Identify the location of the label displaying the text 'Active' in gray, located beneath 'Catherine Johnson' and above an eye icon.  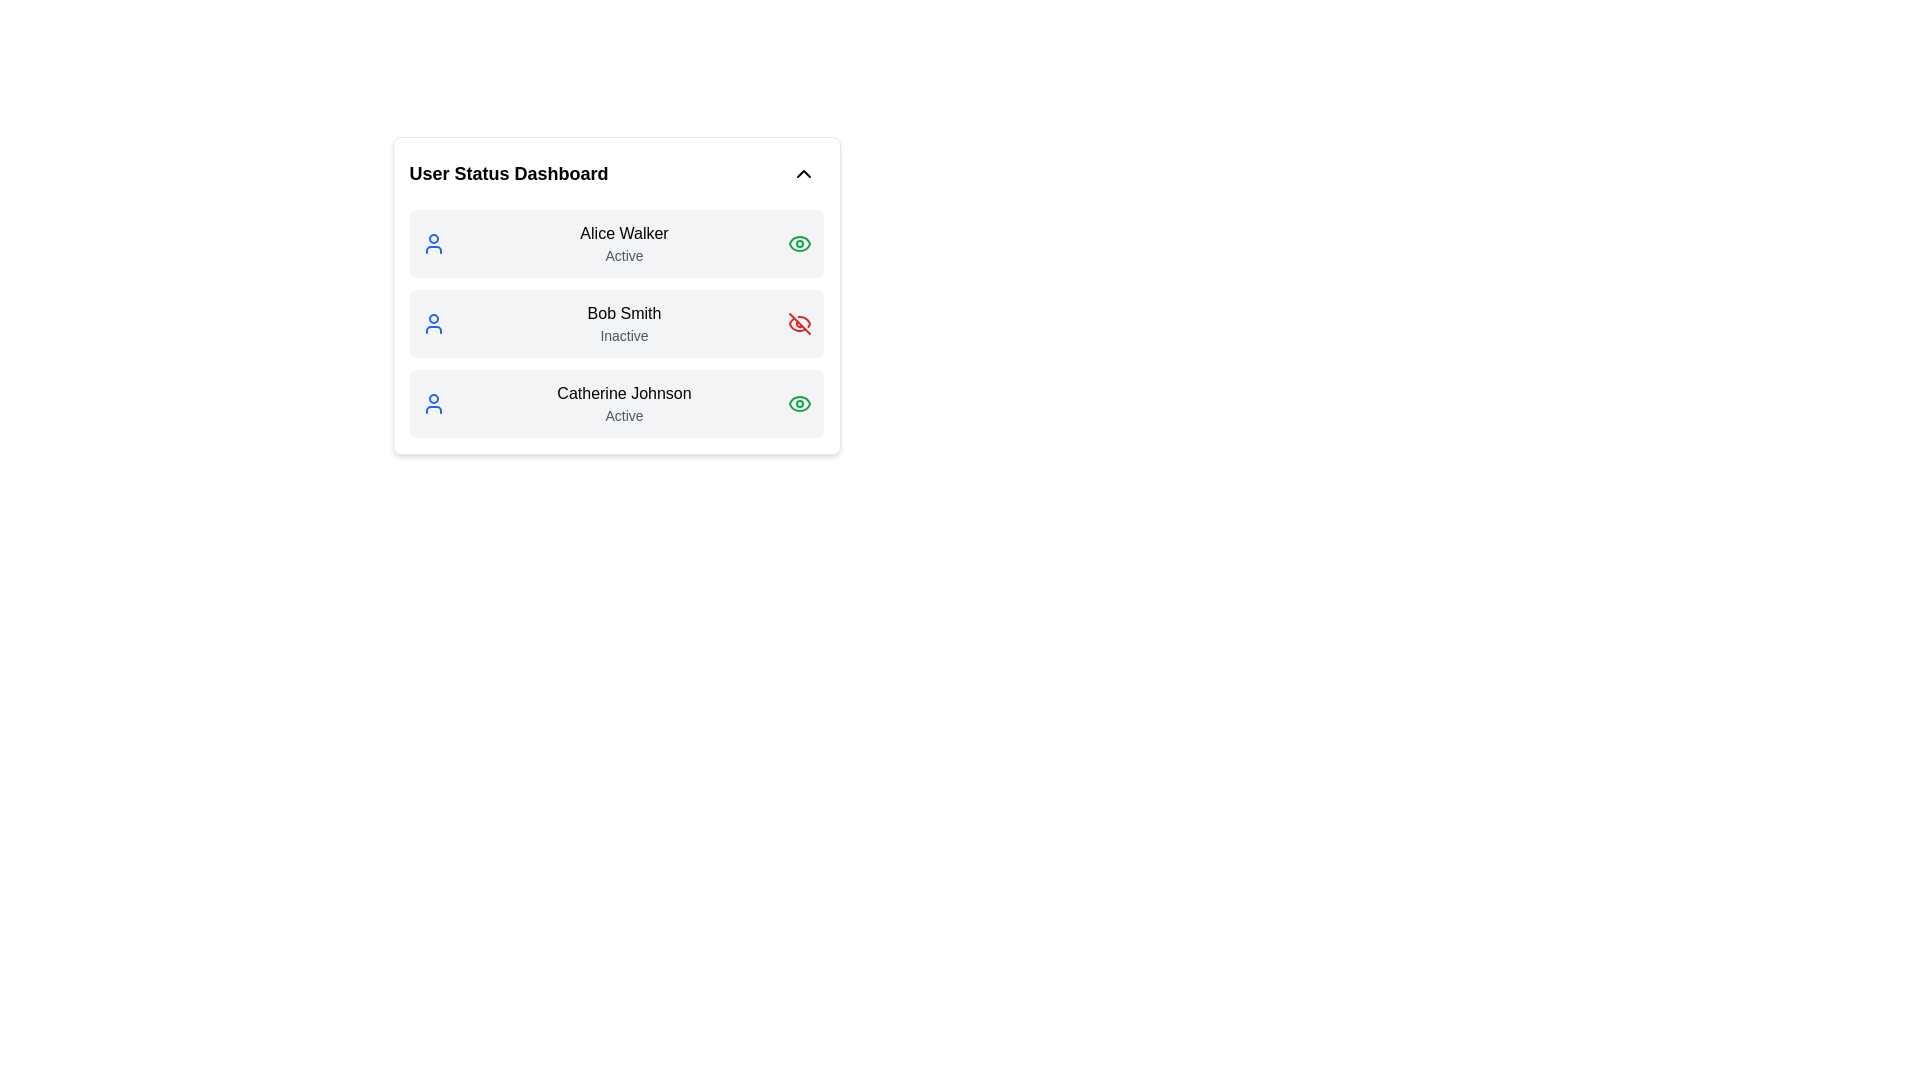
(623, 415).